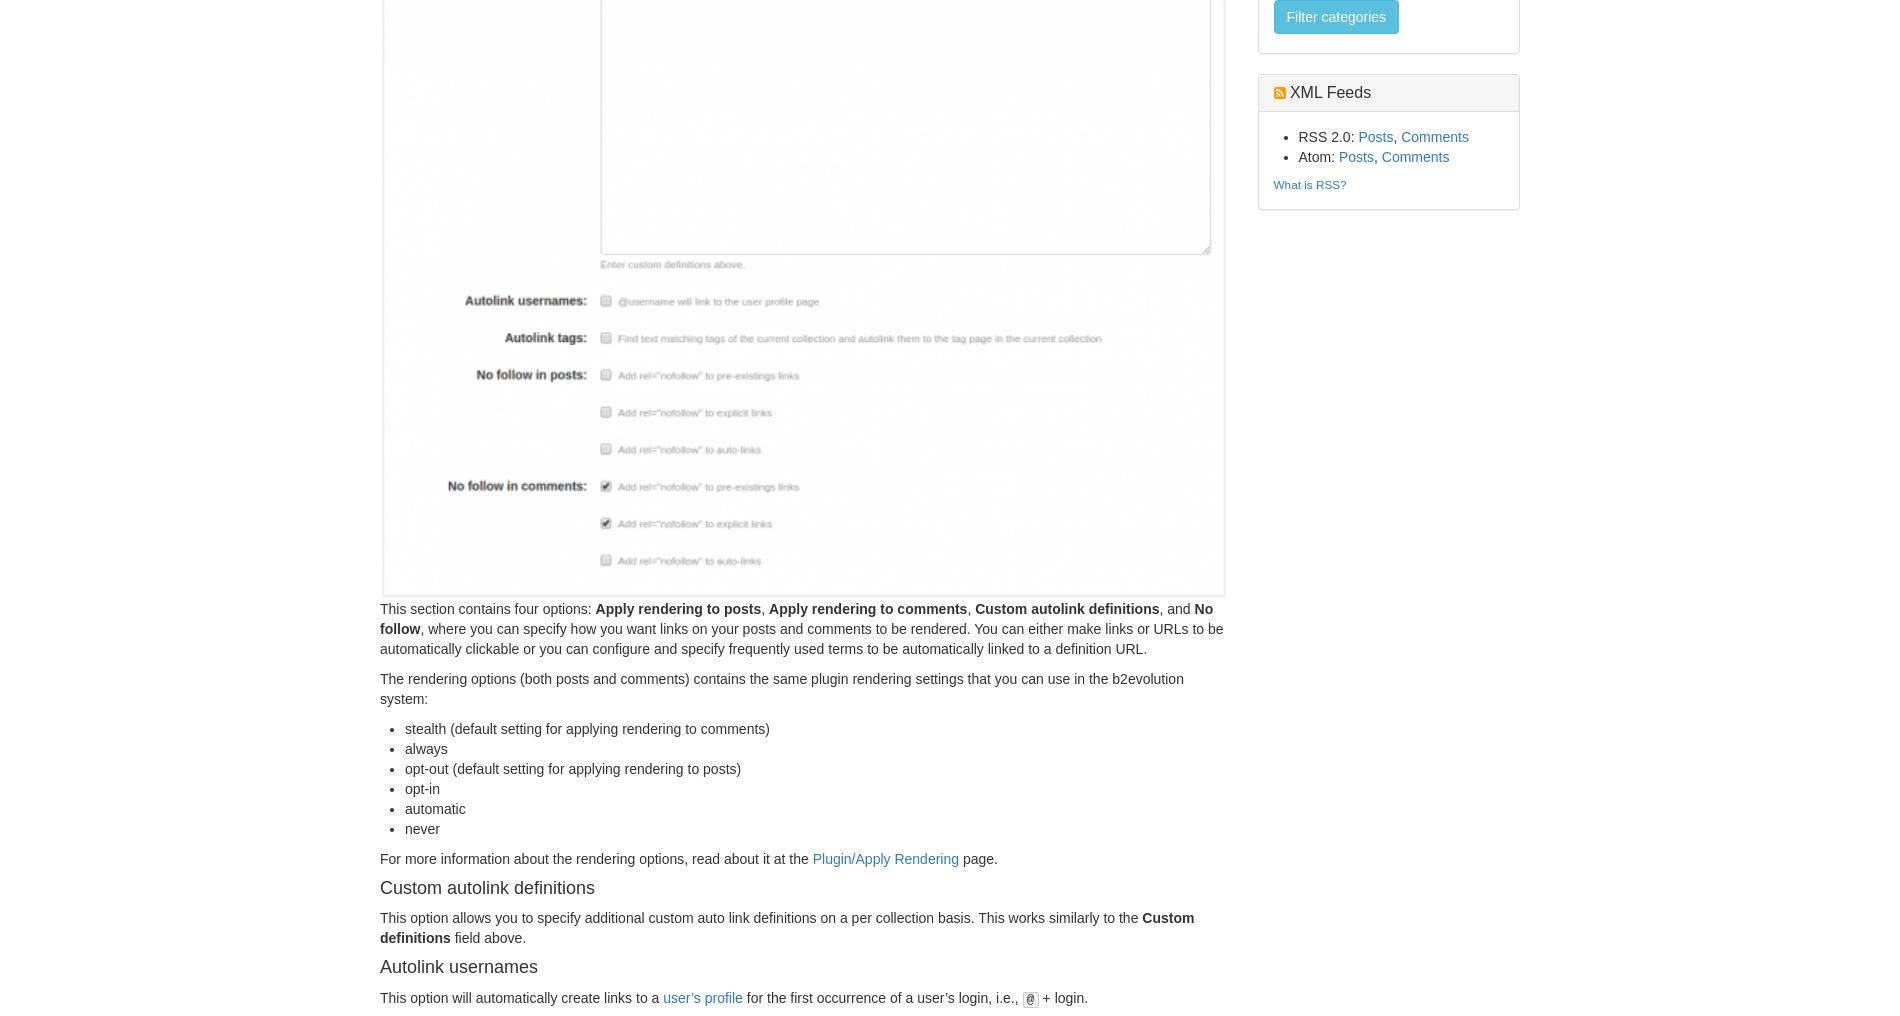  I want to click on 'XML Feeds', so click(1326, 92).